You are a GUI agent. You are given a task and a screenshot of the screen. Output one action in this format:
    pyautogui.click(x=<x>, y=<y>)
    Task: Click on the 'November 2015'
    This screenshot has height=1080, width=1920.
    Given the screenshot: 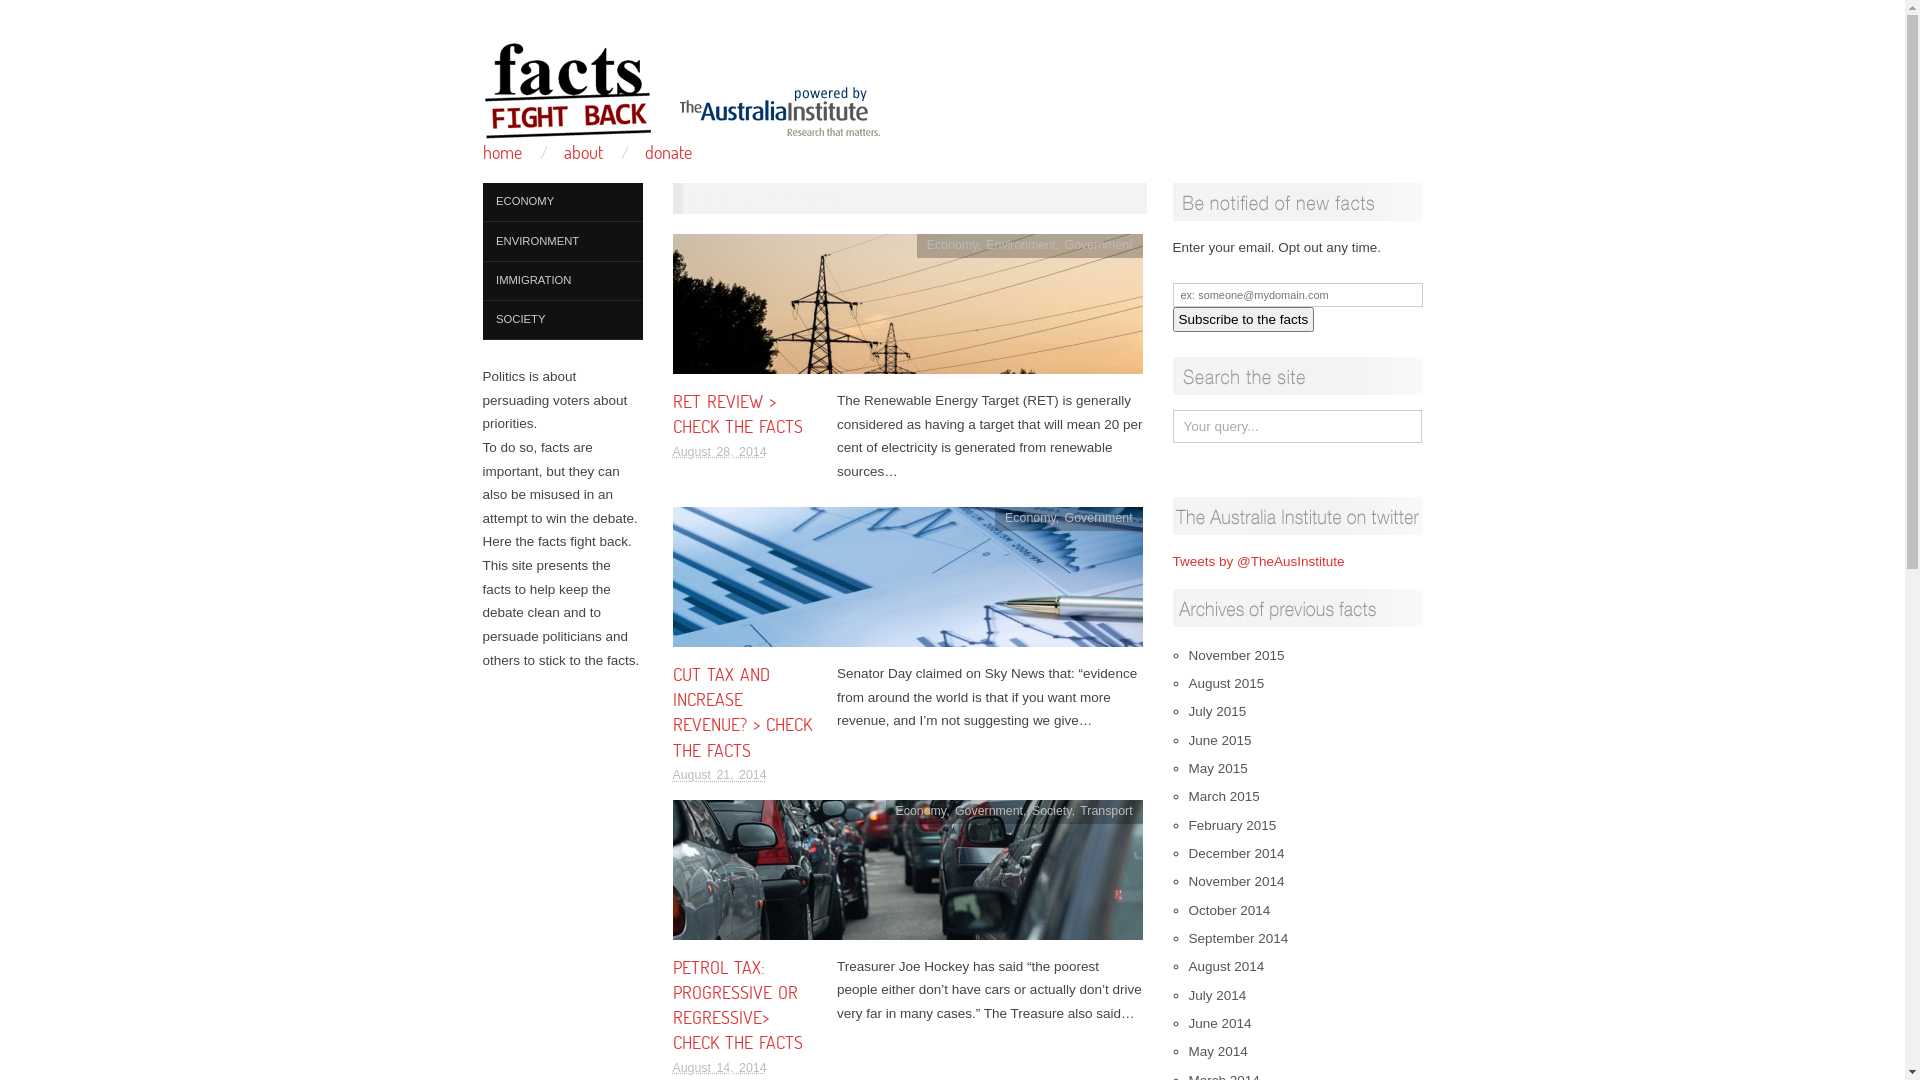 What is the action you would take?
    pyautogui.click(x=1235, y=655)
    